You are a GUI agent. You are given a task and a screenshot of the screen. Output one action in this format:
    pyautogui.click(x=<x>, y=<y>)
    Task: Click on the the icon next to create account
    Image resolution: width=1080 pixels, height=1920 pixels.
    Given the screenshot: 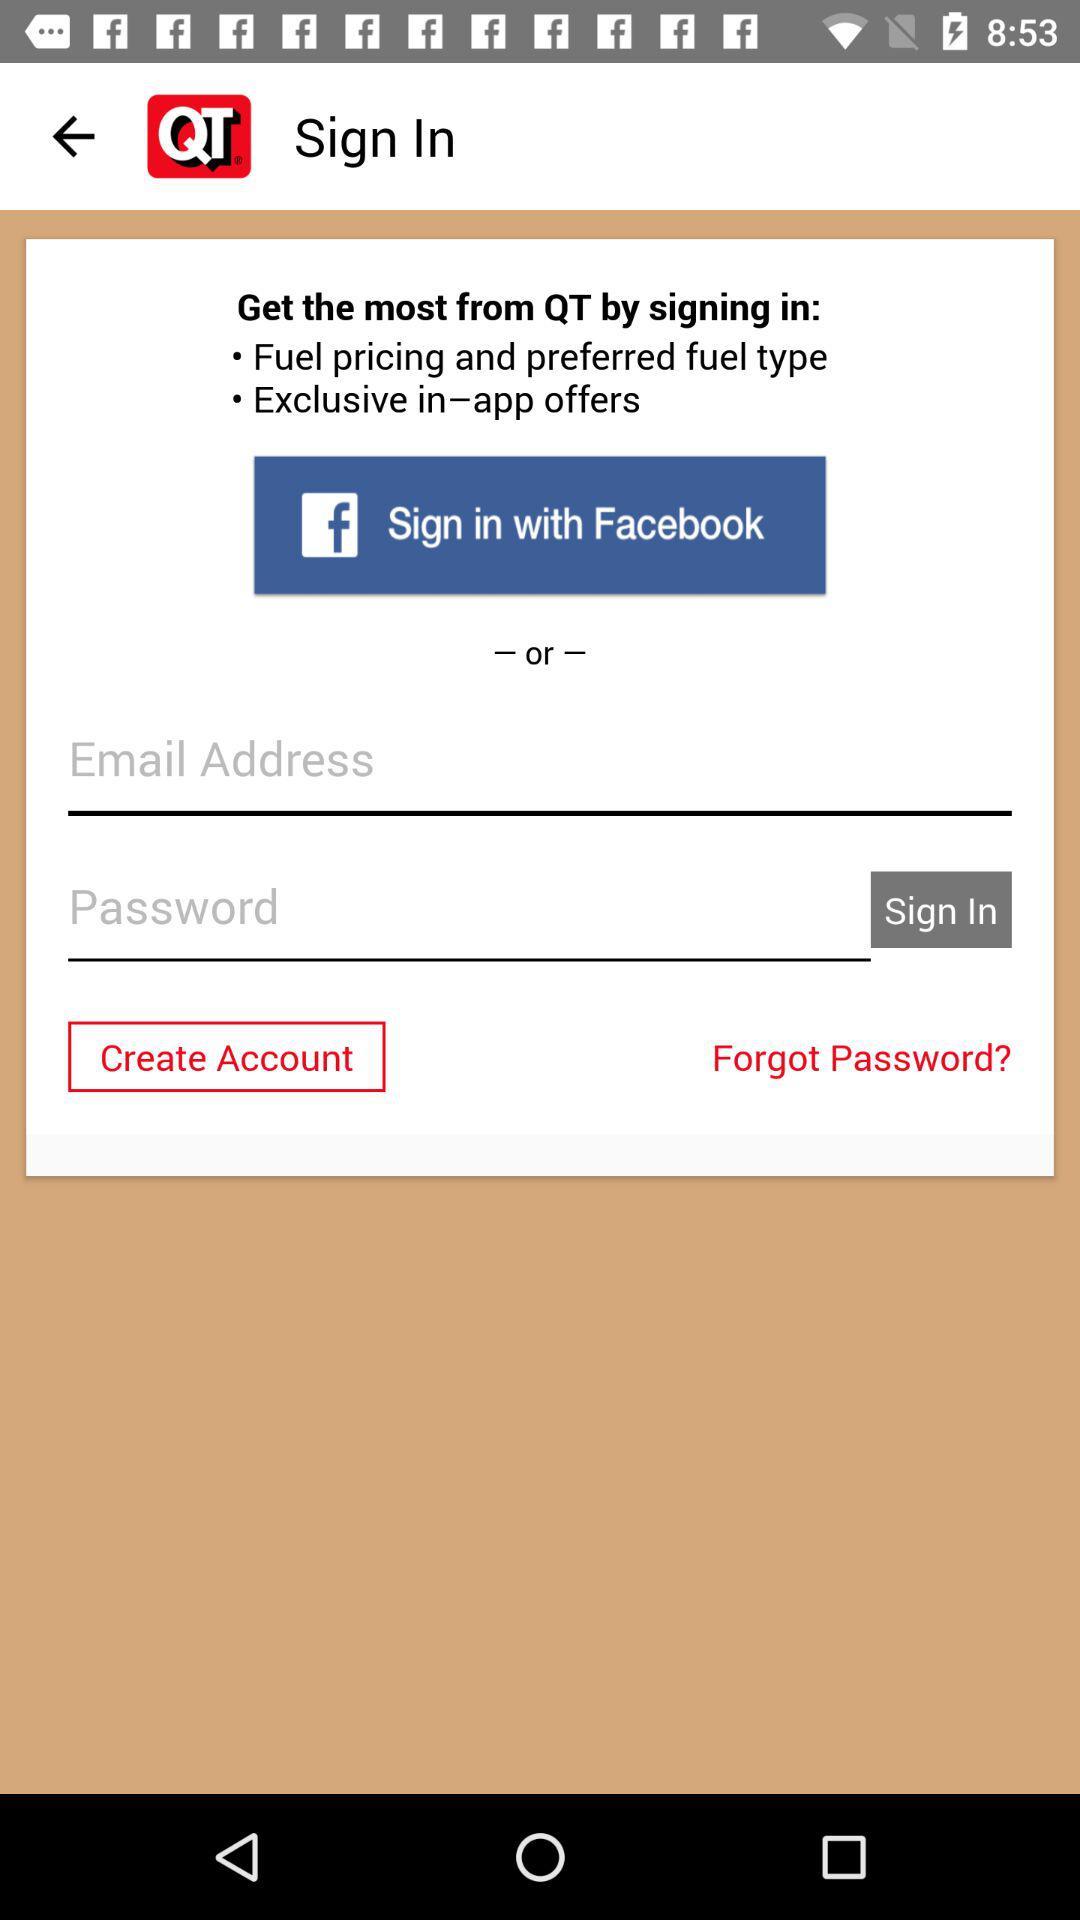 What is the action you would take?
    pyautogui.click(x=866, y=1055)
    